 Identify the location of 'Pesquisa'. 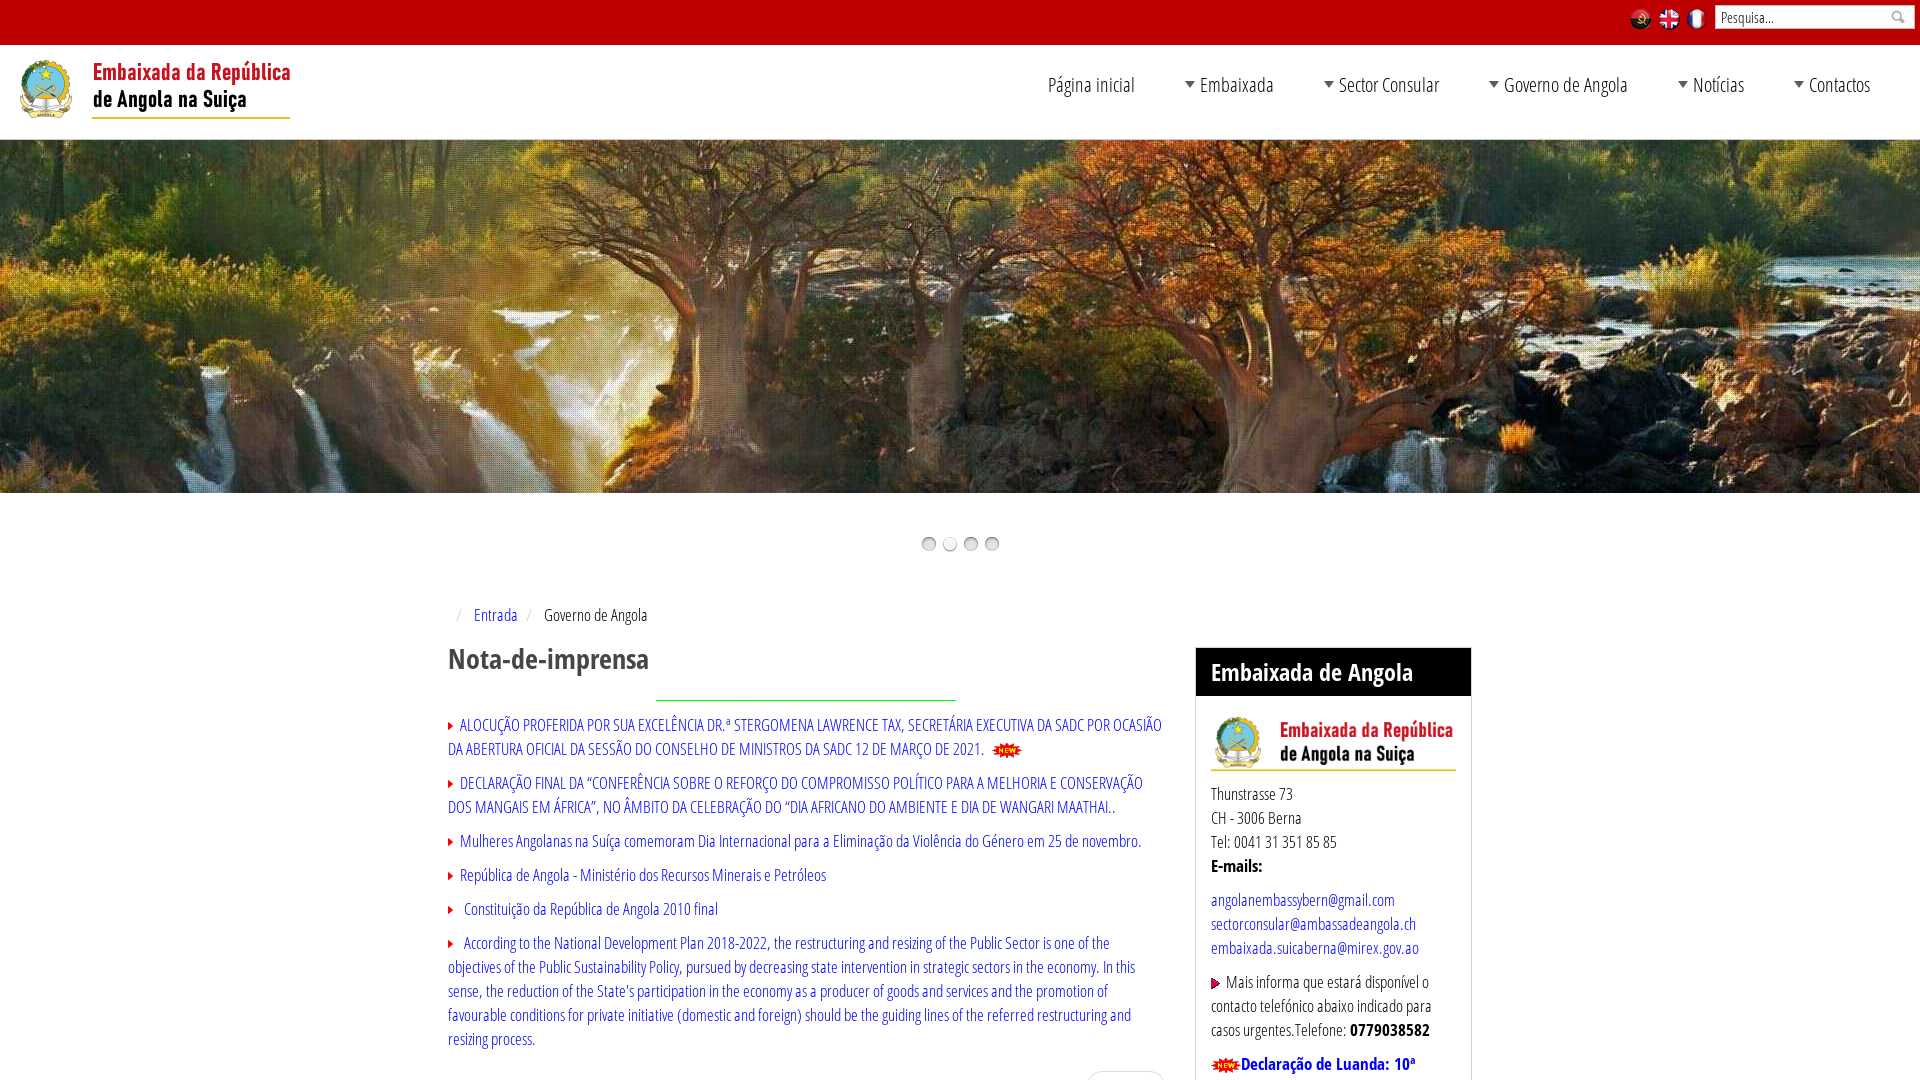
(1885, 16).